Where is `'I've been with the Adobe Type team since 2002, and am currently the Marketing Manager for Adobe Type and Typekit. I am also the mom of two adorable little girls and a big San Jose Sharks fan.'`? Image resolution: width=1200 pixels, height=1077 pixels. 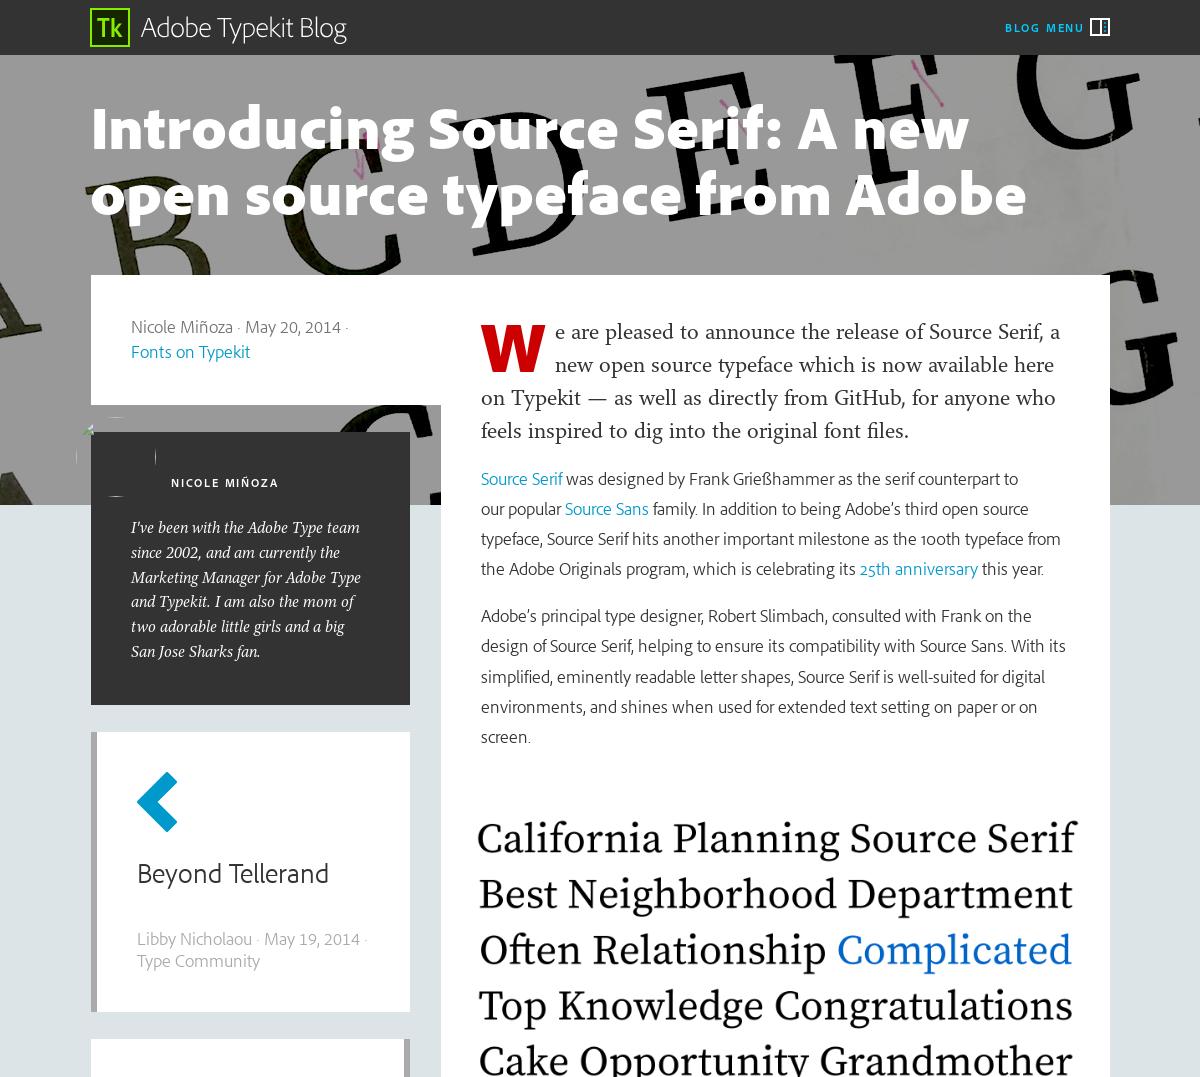
'I've been with the Adobe Type team since 2002, and am currently the Marketing Manager for Adobe Type and Typekit. I am also the mom of two adorable little girls and a big San Jose Sharks fan.' is located at coordinates (129, 588).